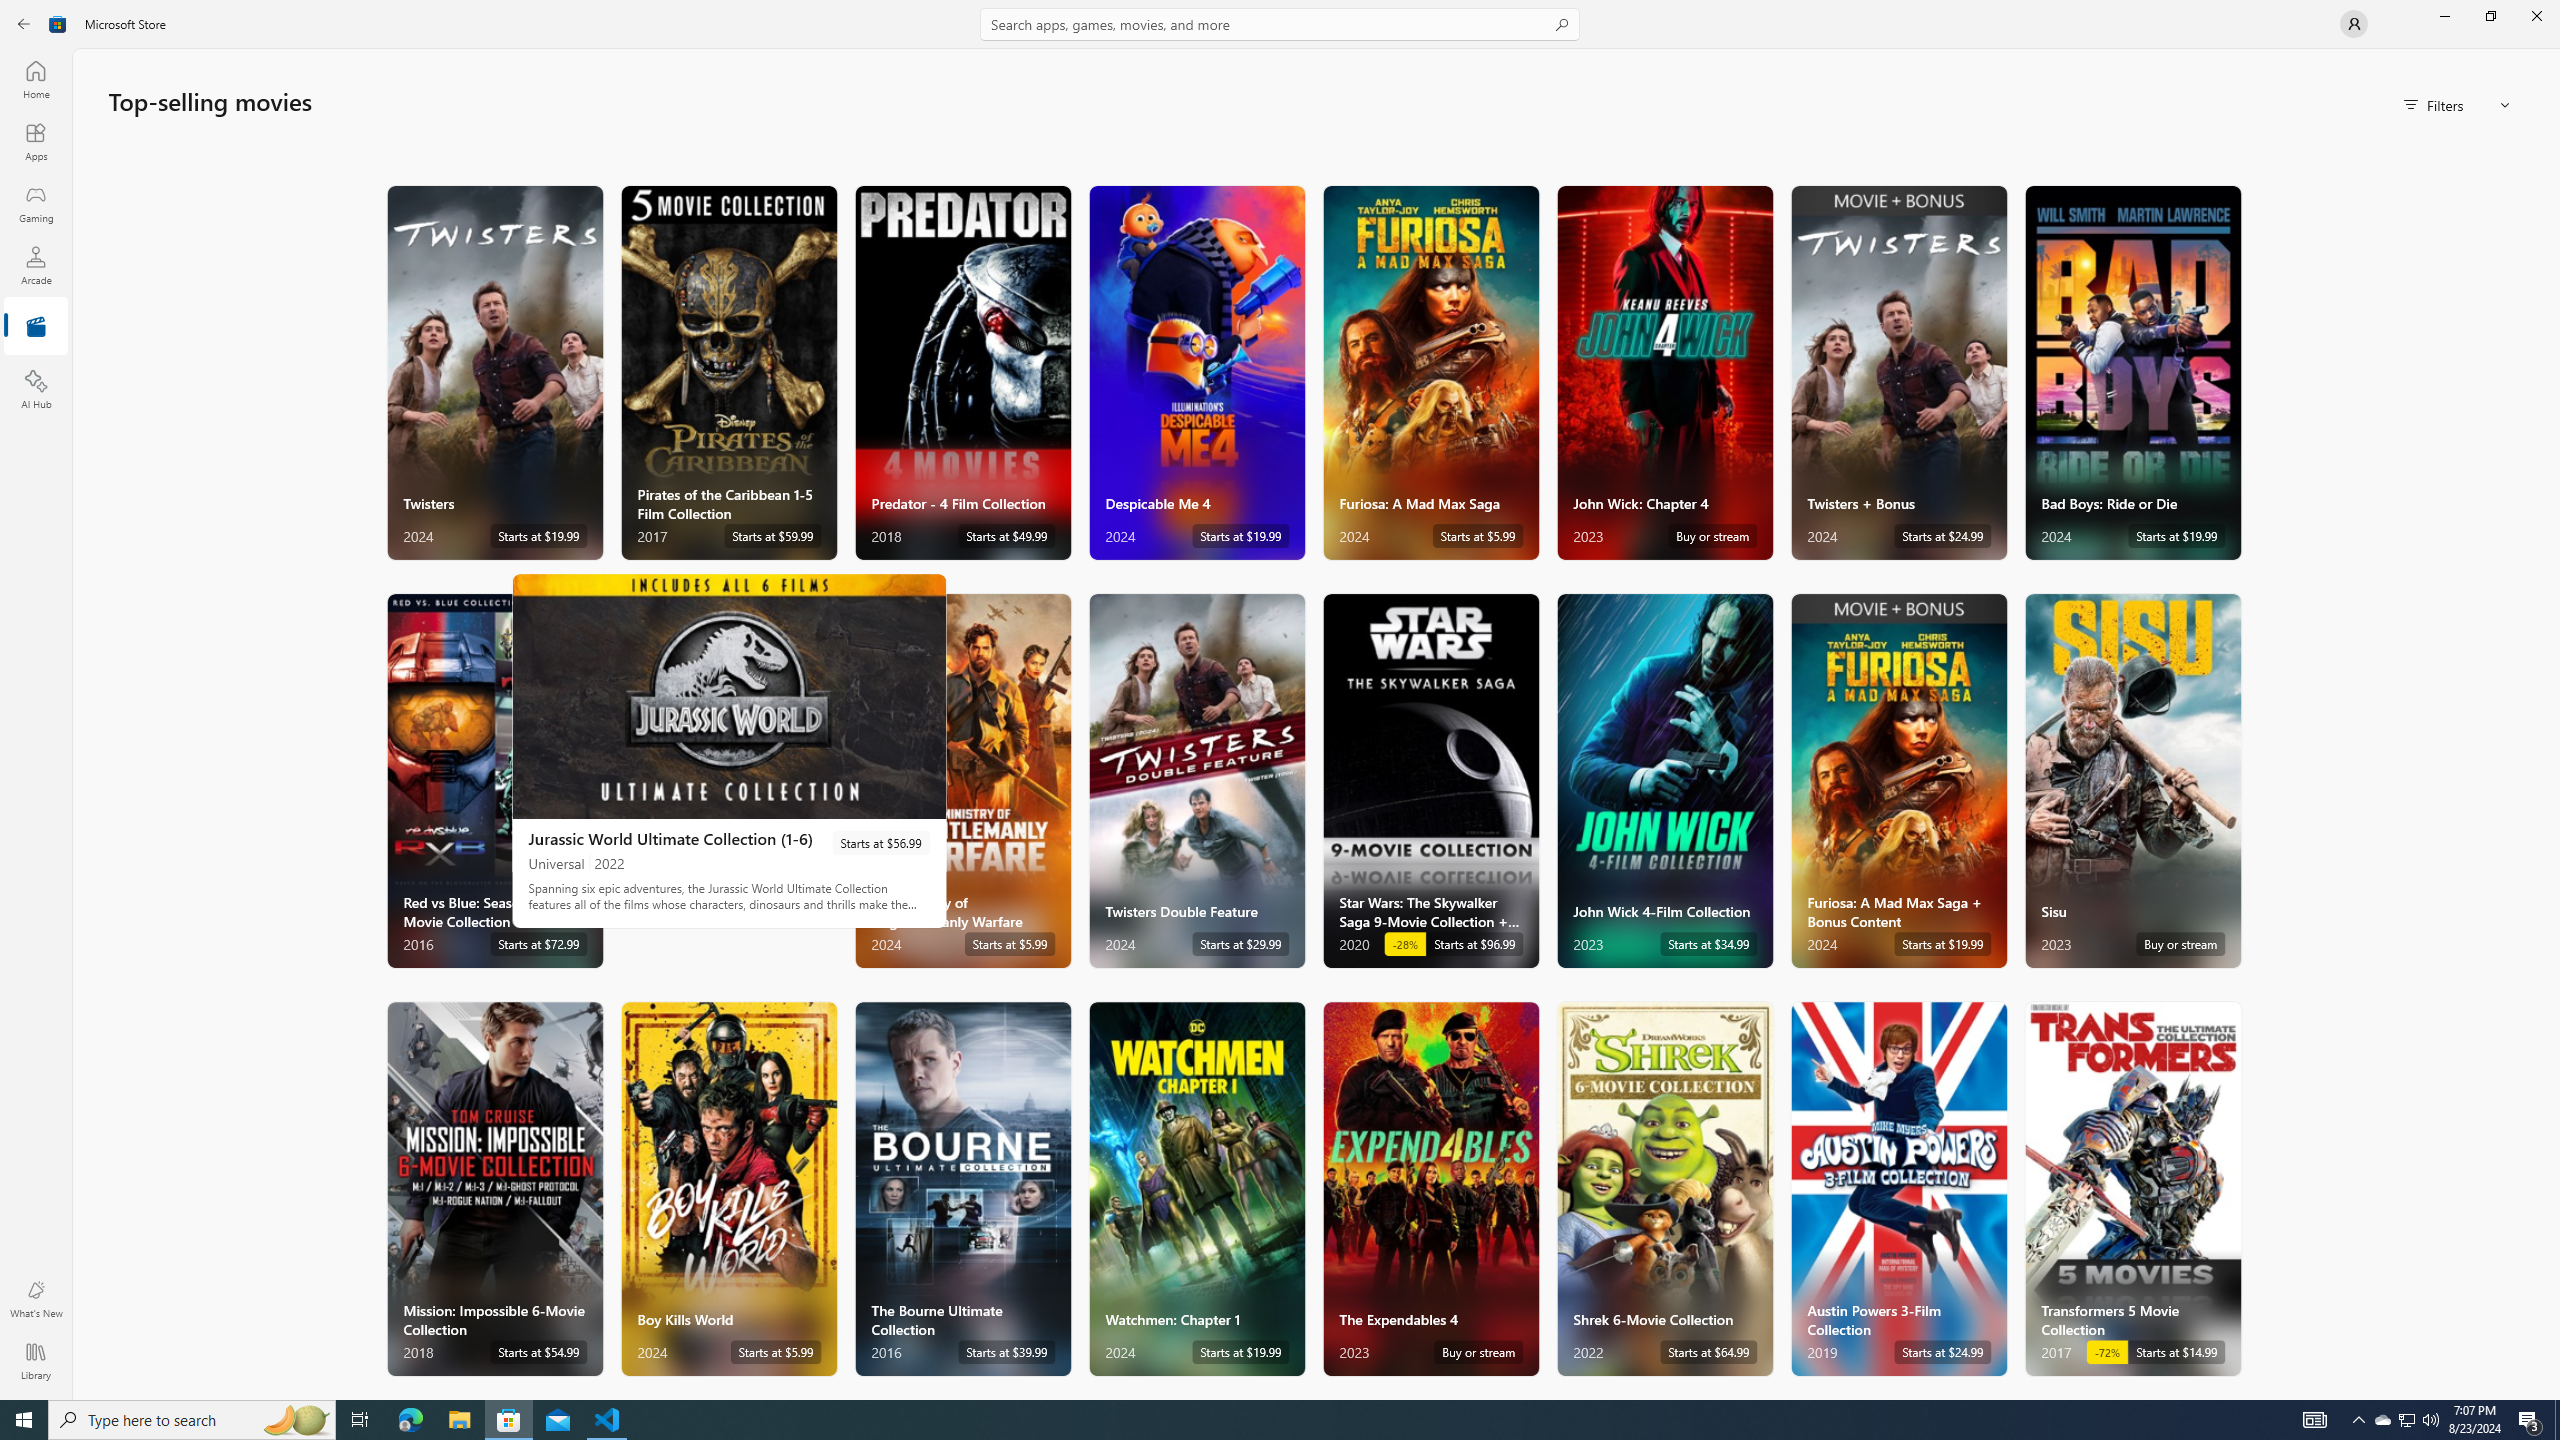  I want to click on 'Boy Kills World. Starts at $5.99  ', so click(727, 1187).